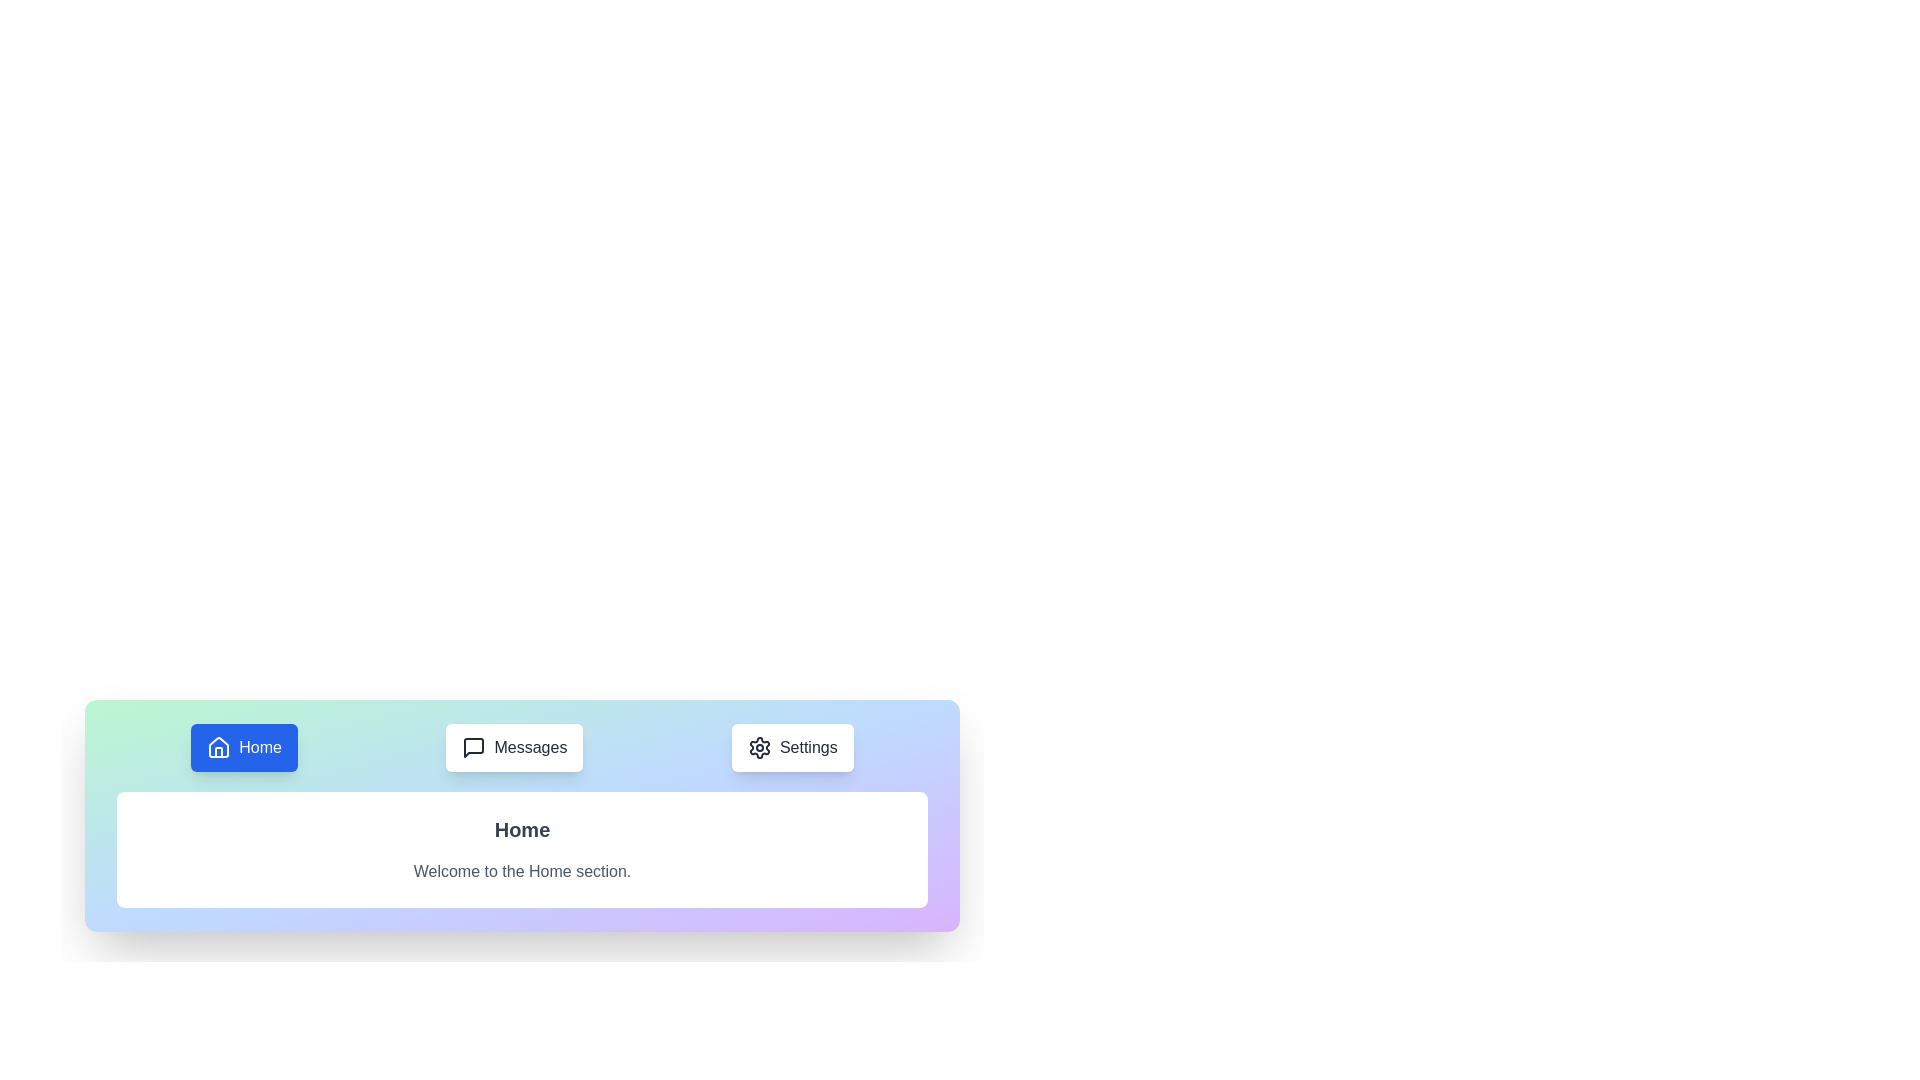 The image size is (1920, 1080). I want to click on the Messages button to observe its hover effect, so click(514, 748).